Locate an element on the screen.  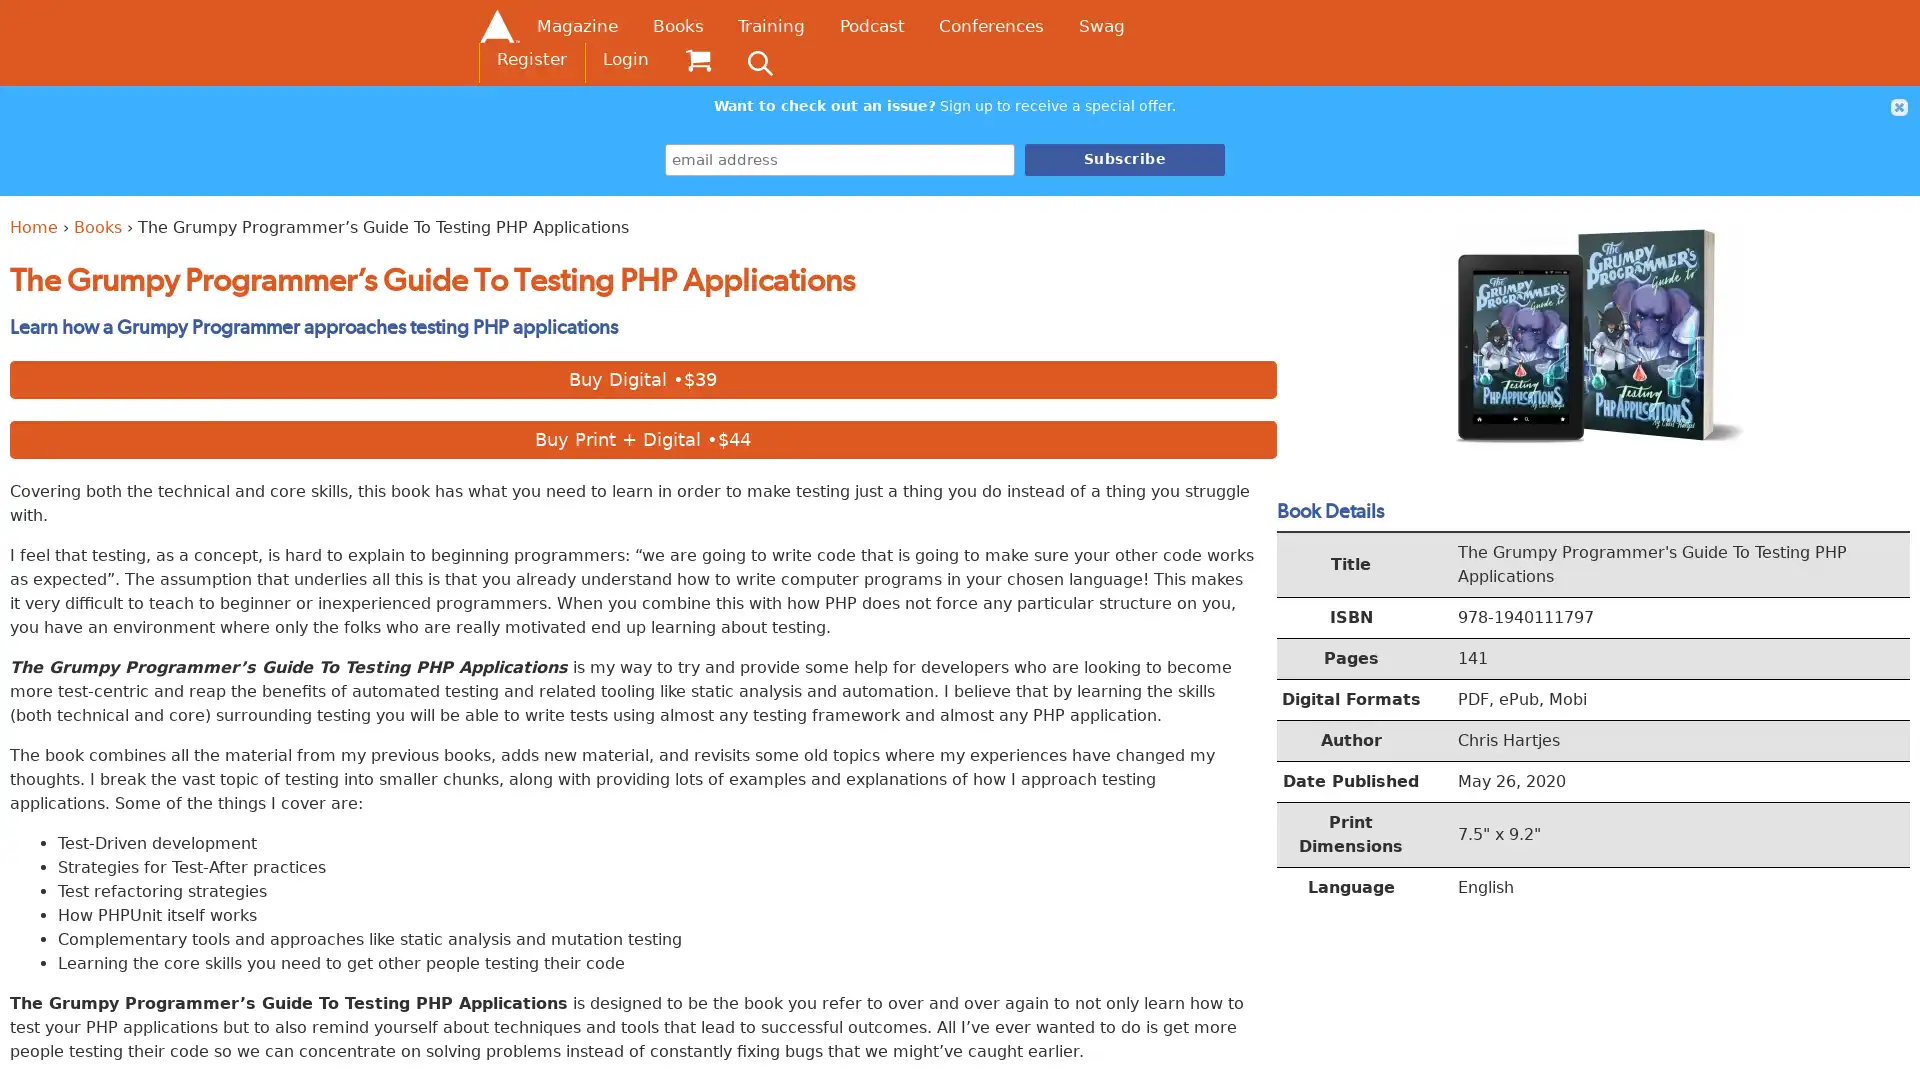
Subscribe is located at coordinates (1124, 157).